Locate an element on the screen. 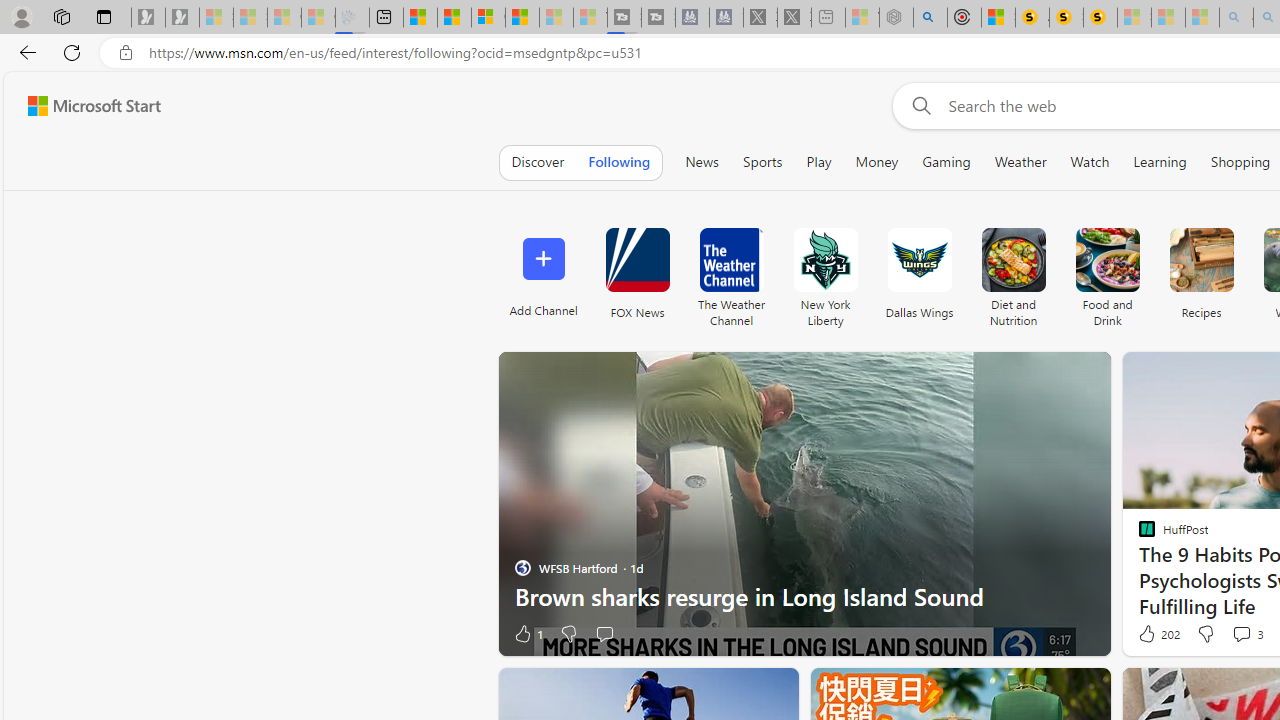 This screenshot has width=1280, height=720. 'Wildlife - MSN - Sleeping' is located at coordinates (862, 17).